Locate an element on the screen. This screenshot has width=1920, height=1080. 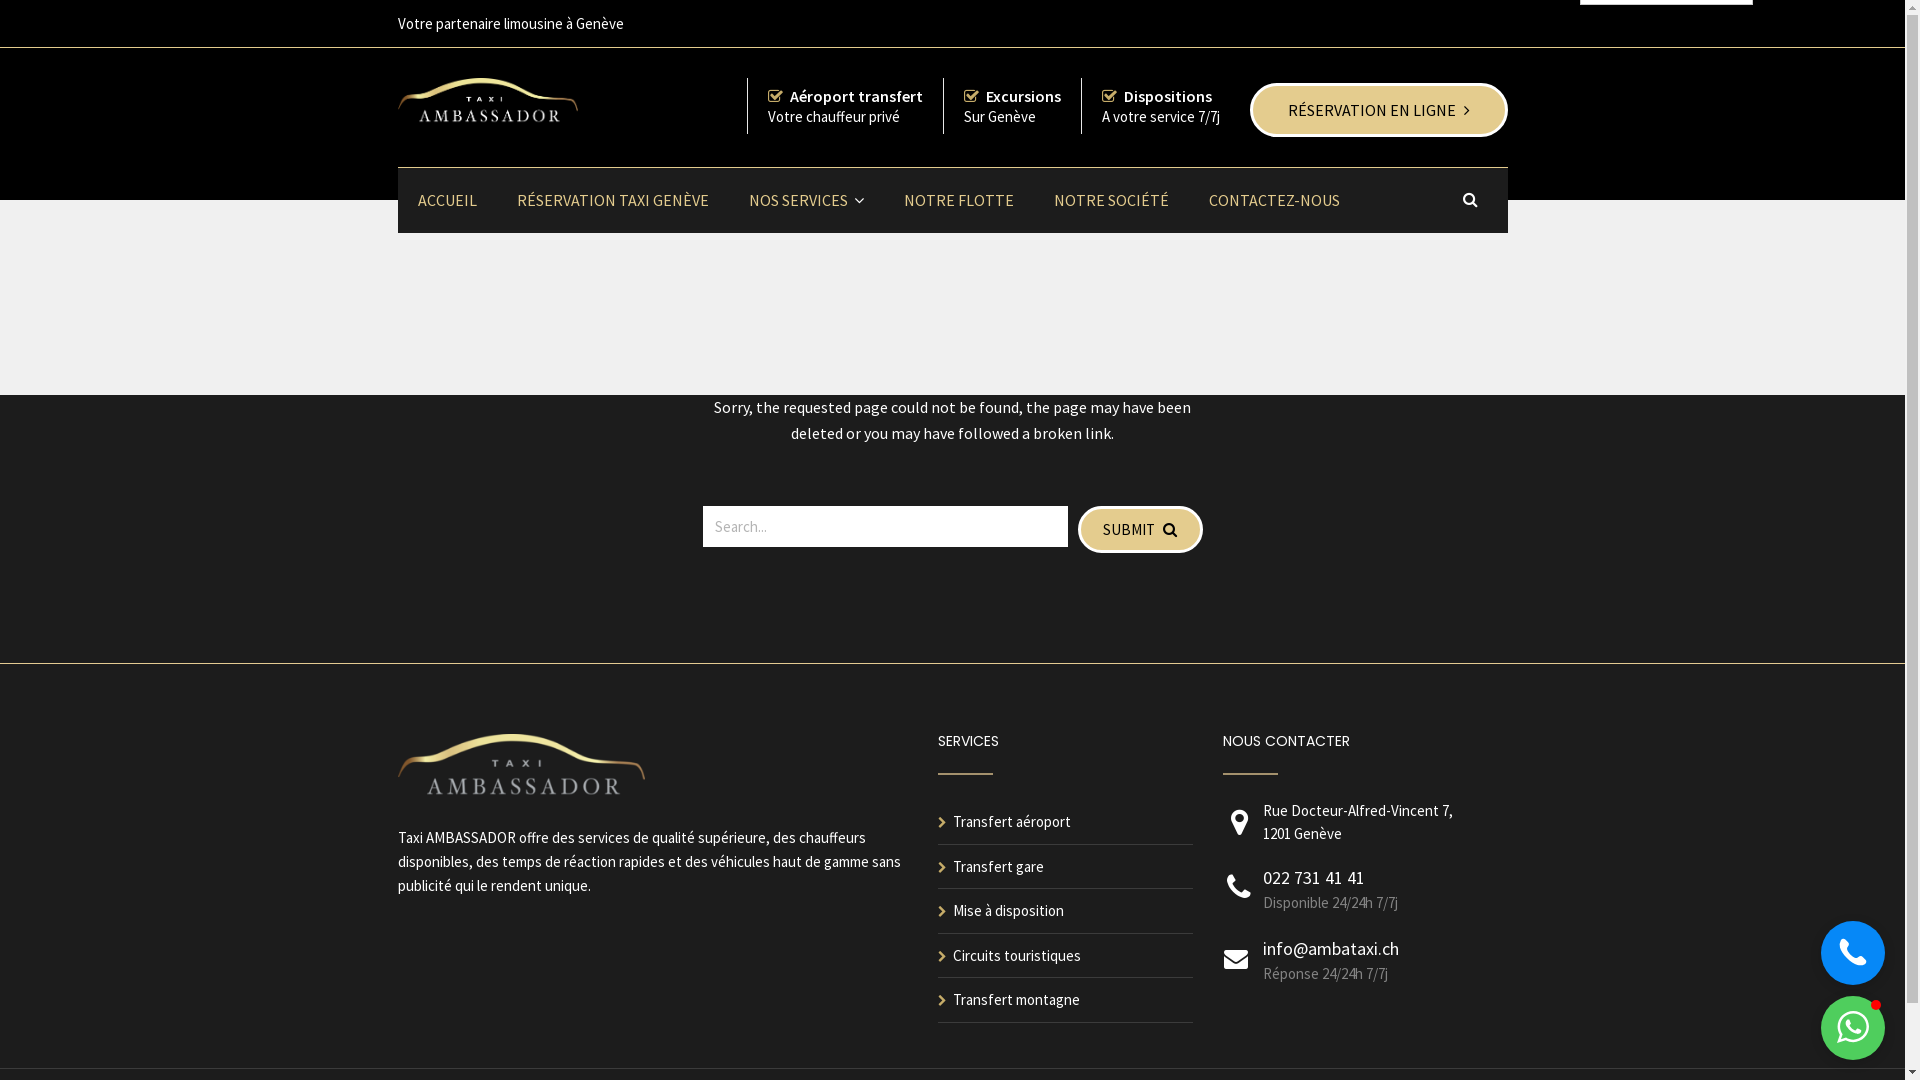
'Circuits touristiques' is located at coordinates (1016, 954).